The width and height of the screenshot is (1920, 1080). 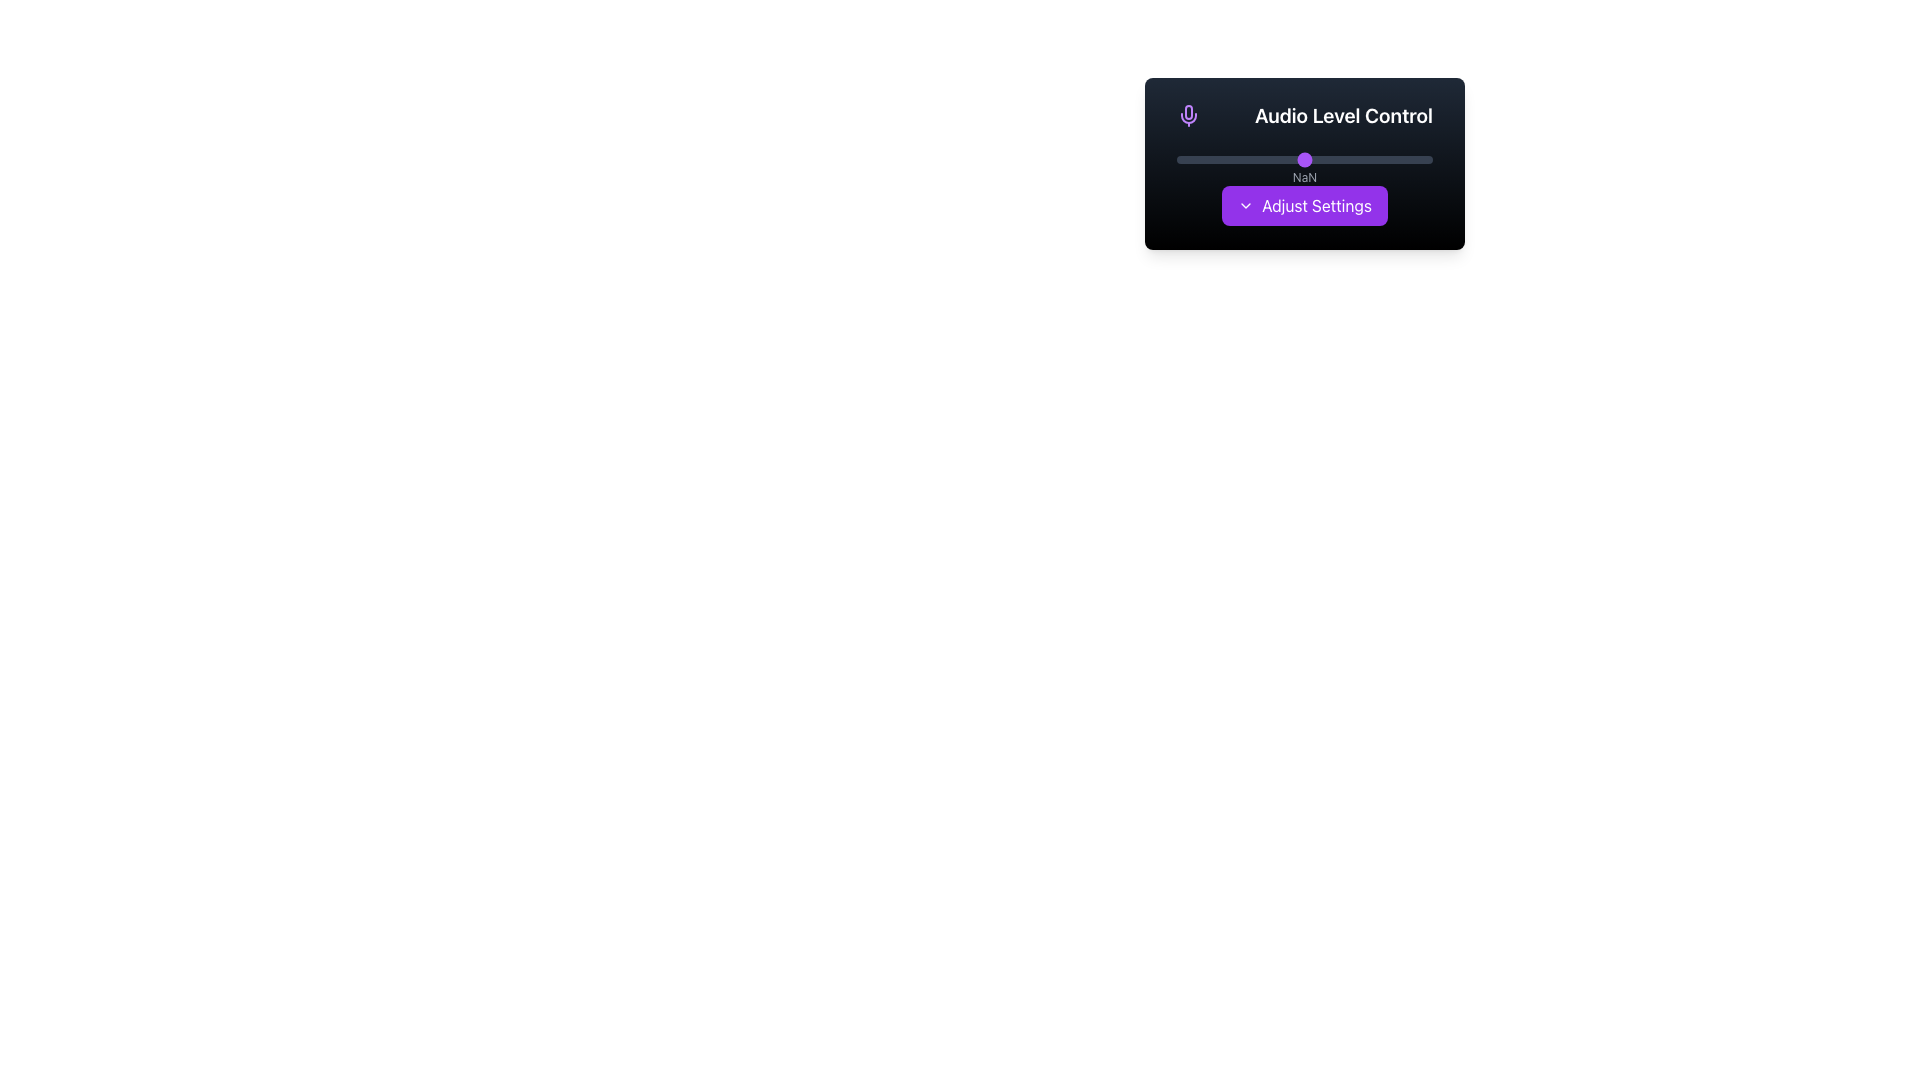 What do you see at coordinates (1388, 158) in the screenshot?
I see `the slider value` at bounding box center [1388, 158].